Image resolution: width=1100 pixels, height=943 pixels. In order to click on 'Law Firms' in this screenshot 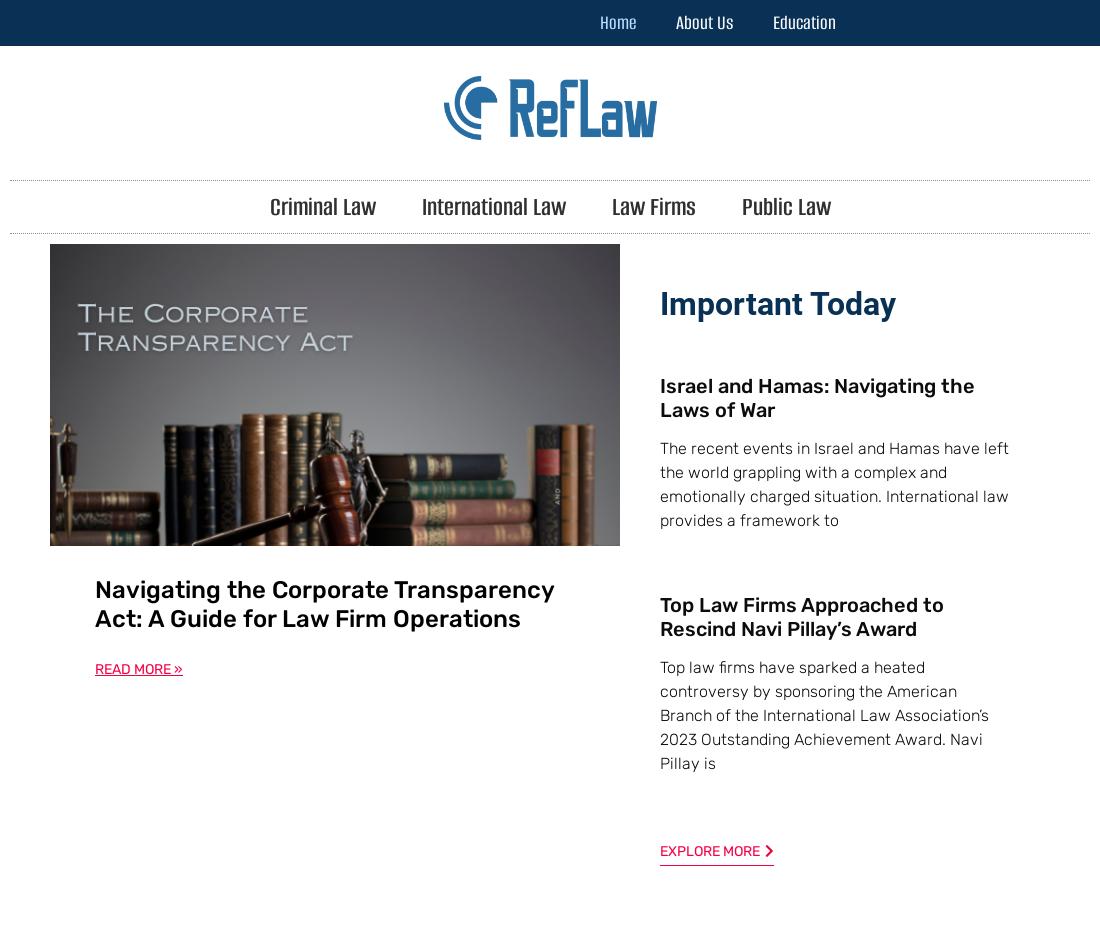, I will do `click(652, 205)`.